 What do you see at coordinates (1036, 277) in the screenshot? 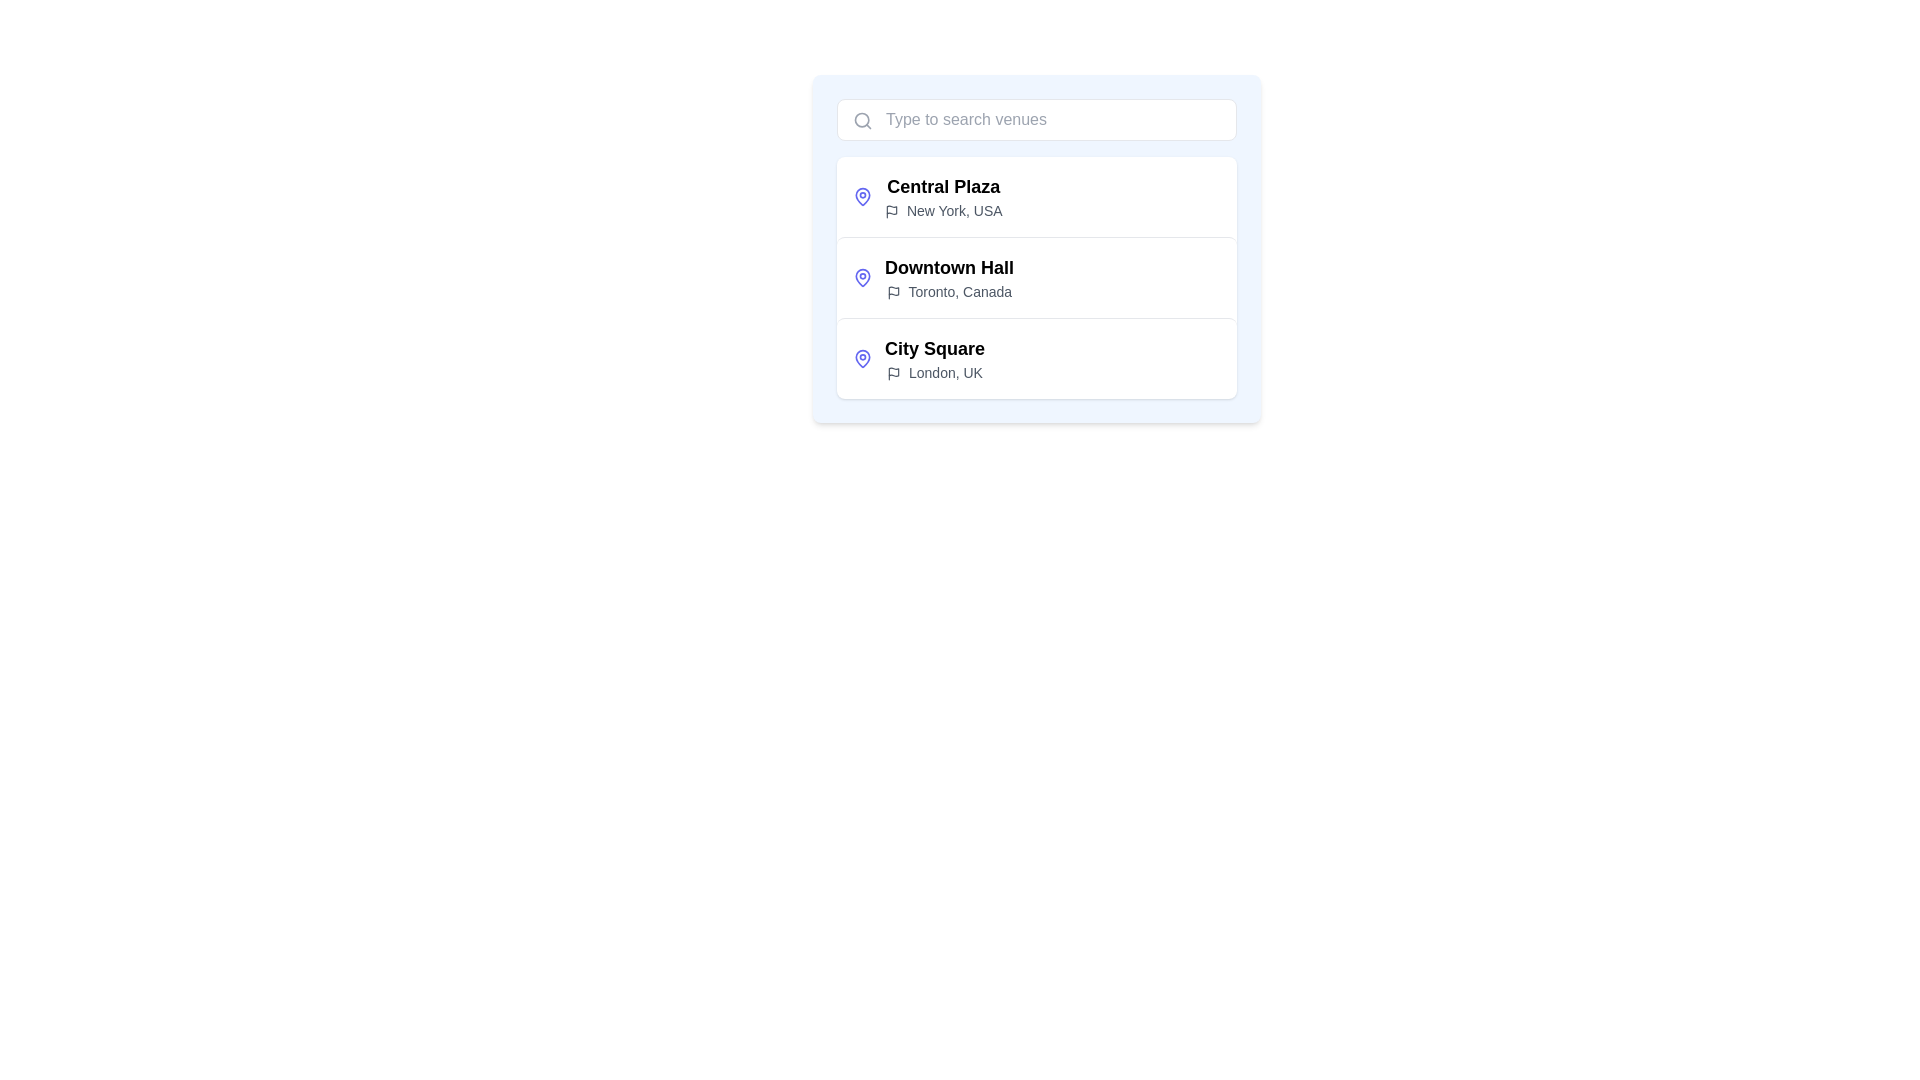
I see `the List item card for 'Downtown Hall' to highlight it` at bounding box center [1036, 277].